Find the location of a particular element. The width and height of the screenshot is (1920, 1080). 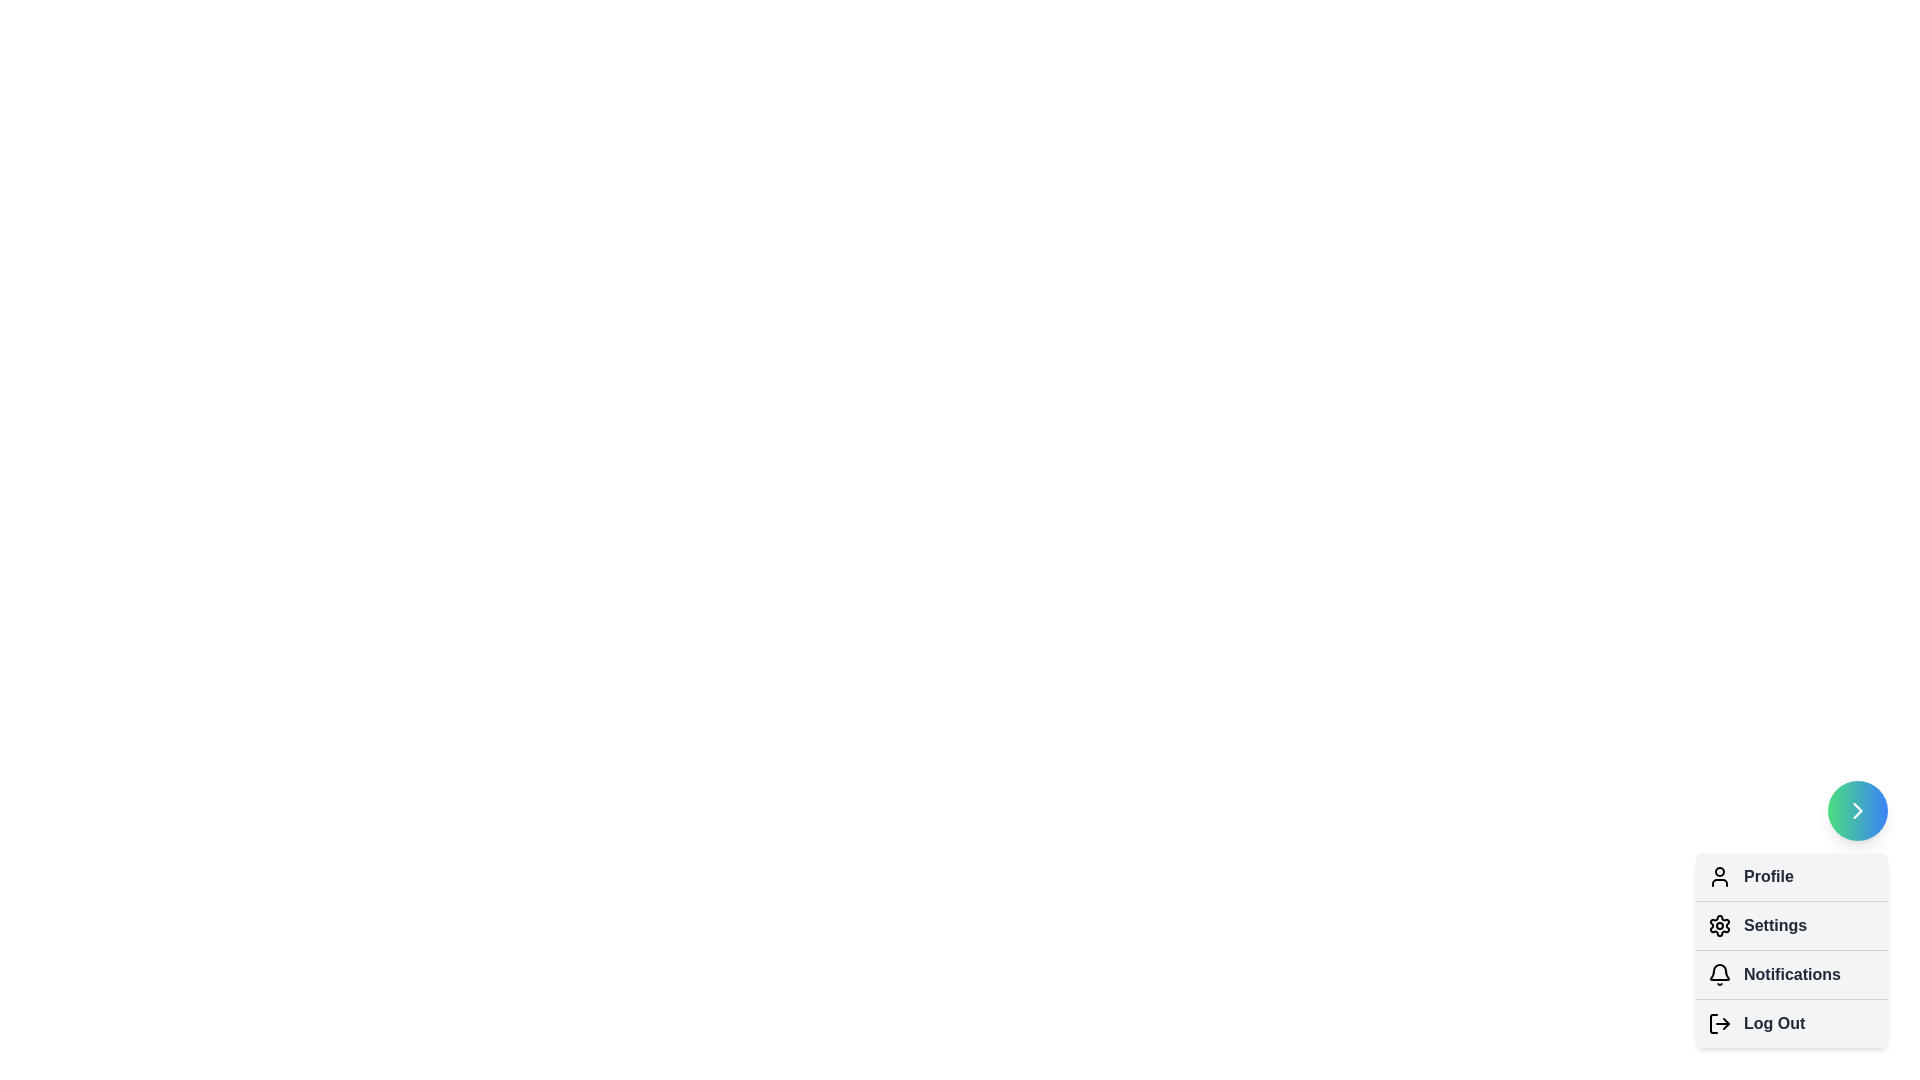

the menu option Notifications to trigger its associated action is located at coordinates (1718, 974).